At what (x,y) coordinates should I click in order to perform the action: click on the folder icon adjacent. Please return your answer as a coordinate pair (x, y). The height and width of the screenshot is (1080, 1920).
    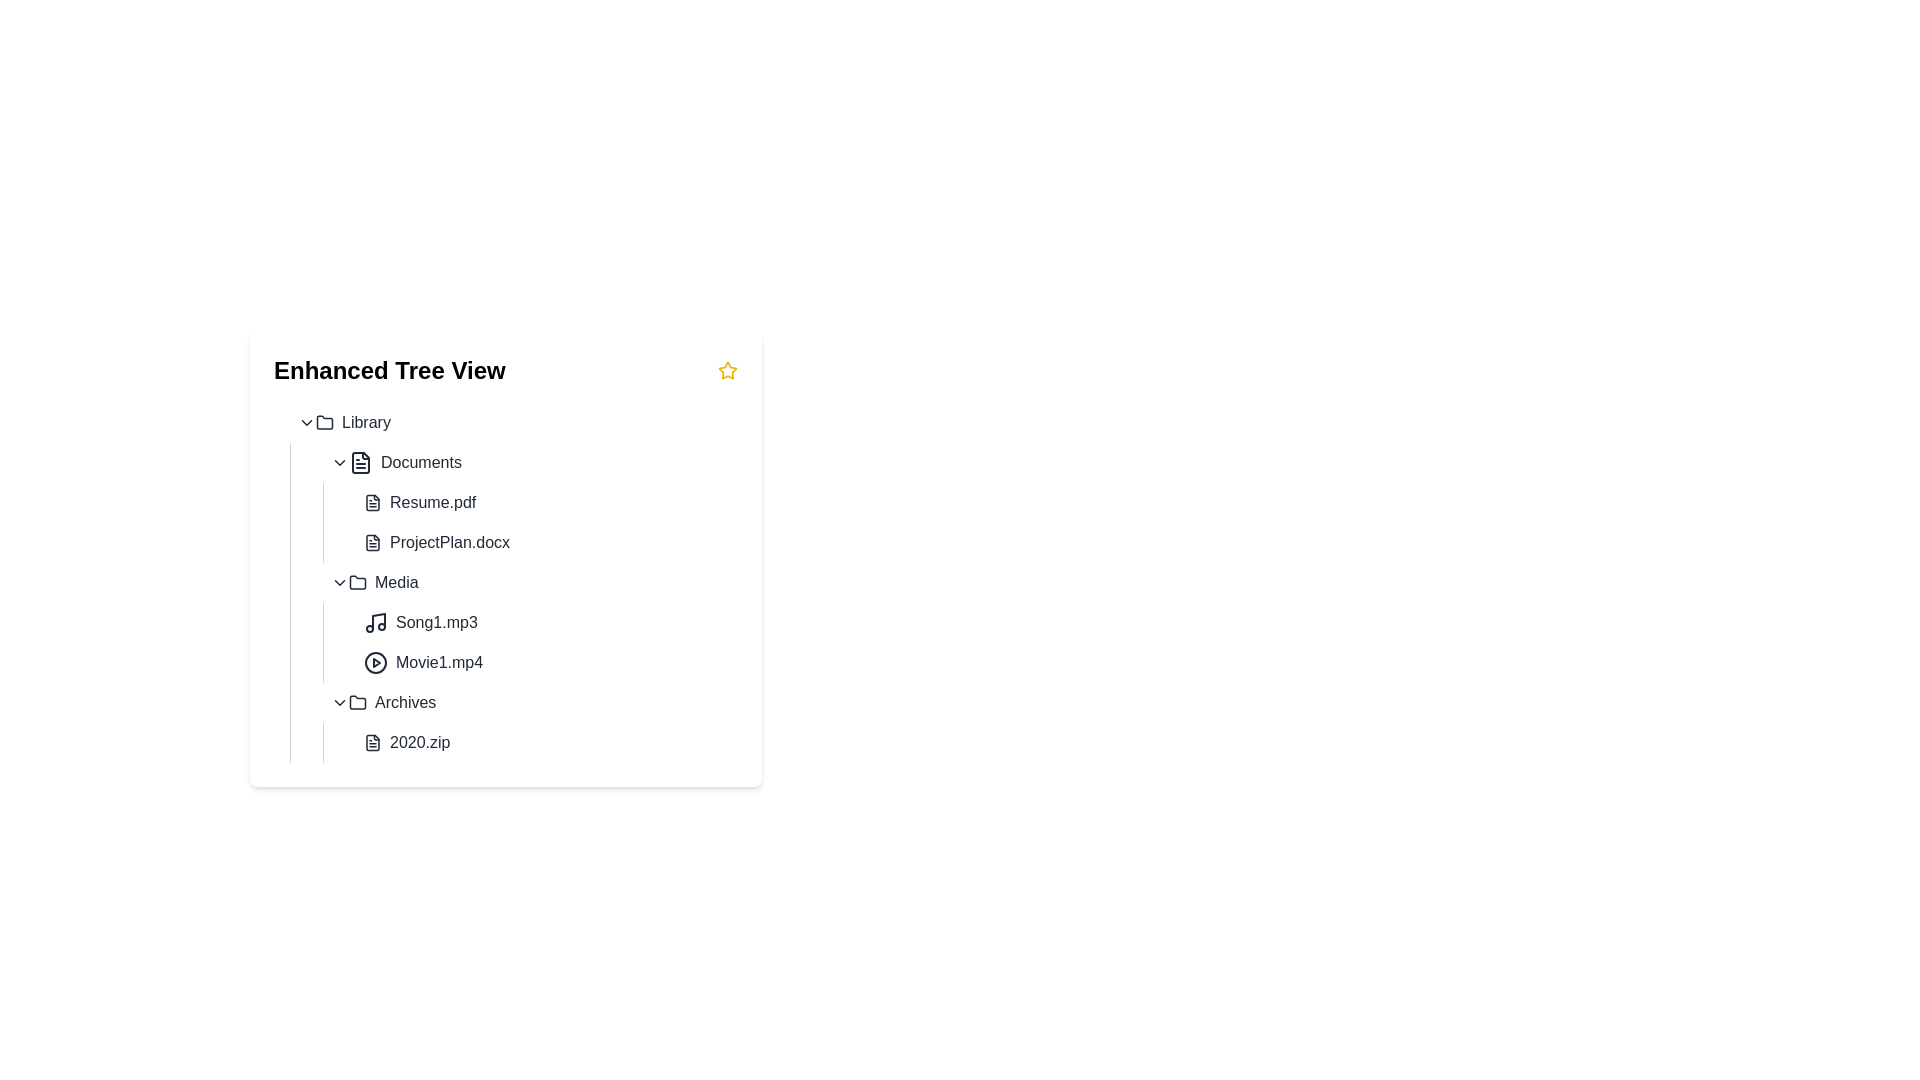
    Looking at the image, I should click on (325, 420).